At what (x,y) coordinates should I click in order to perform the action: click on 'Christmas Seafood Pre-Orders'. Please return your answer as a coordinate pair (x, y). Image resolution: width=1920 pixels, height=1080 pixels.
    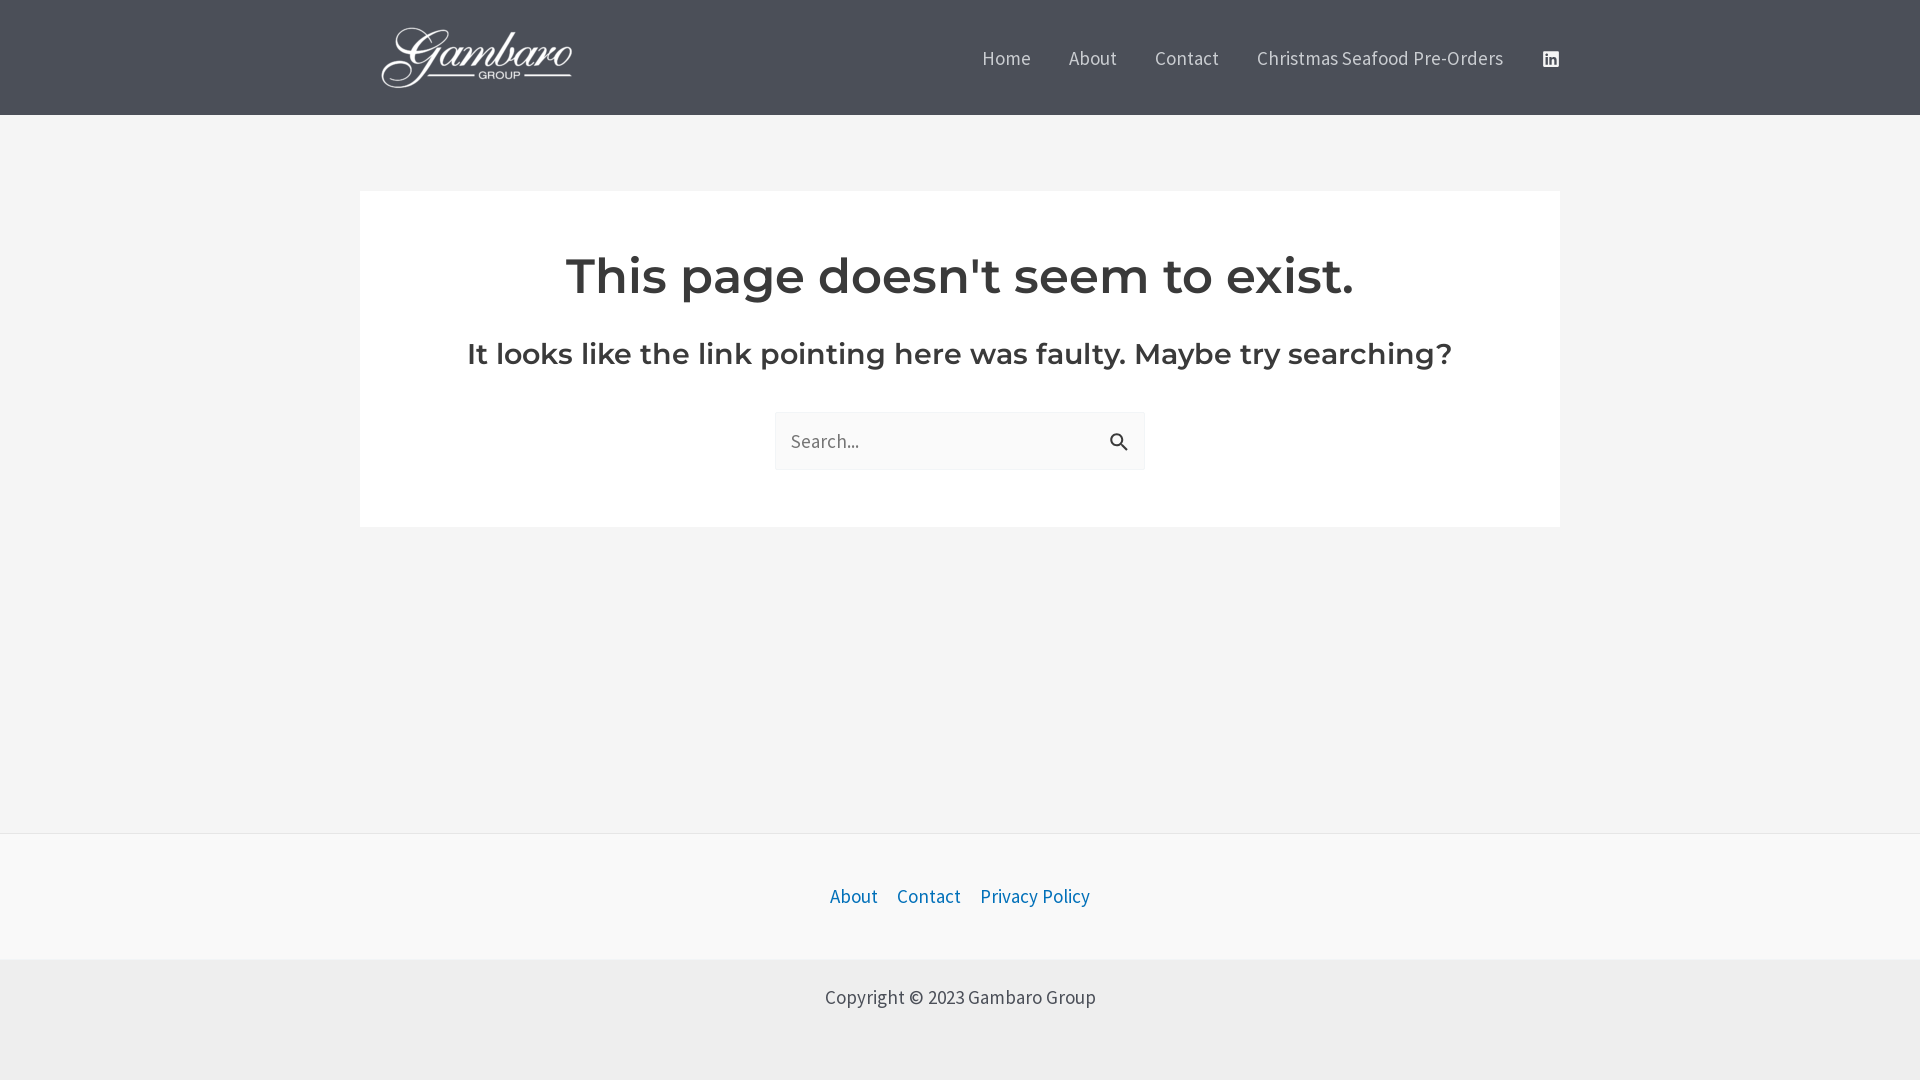
    Looking at the image, I should click on (1379, 56).